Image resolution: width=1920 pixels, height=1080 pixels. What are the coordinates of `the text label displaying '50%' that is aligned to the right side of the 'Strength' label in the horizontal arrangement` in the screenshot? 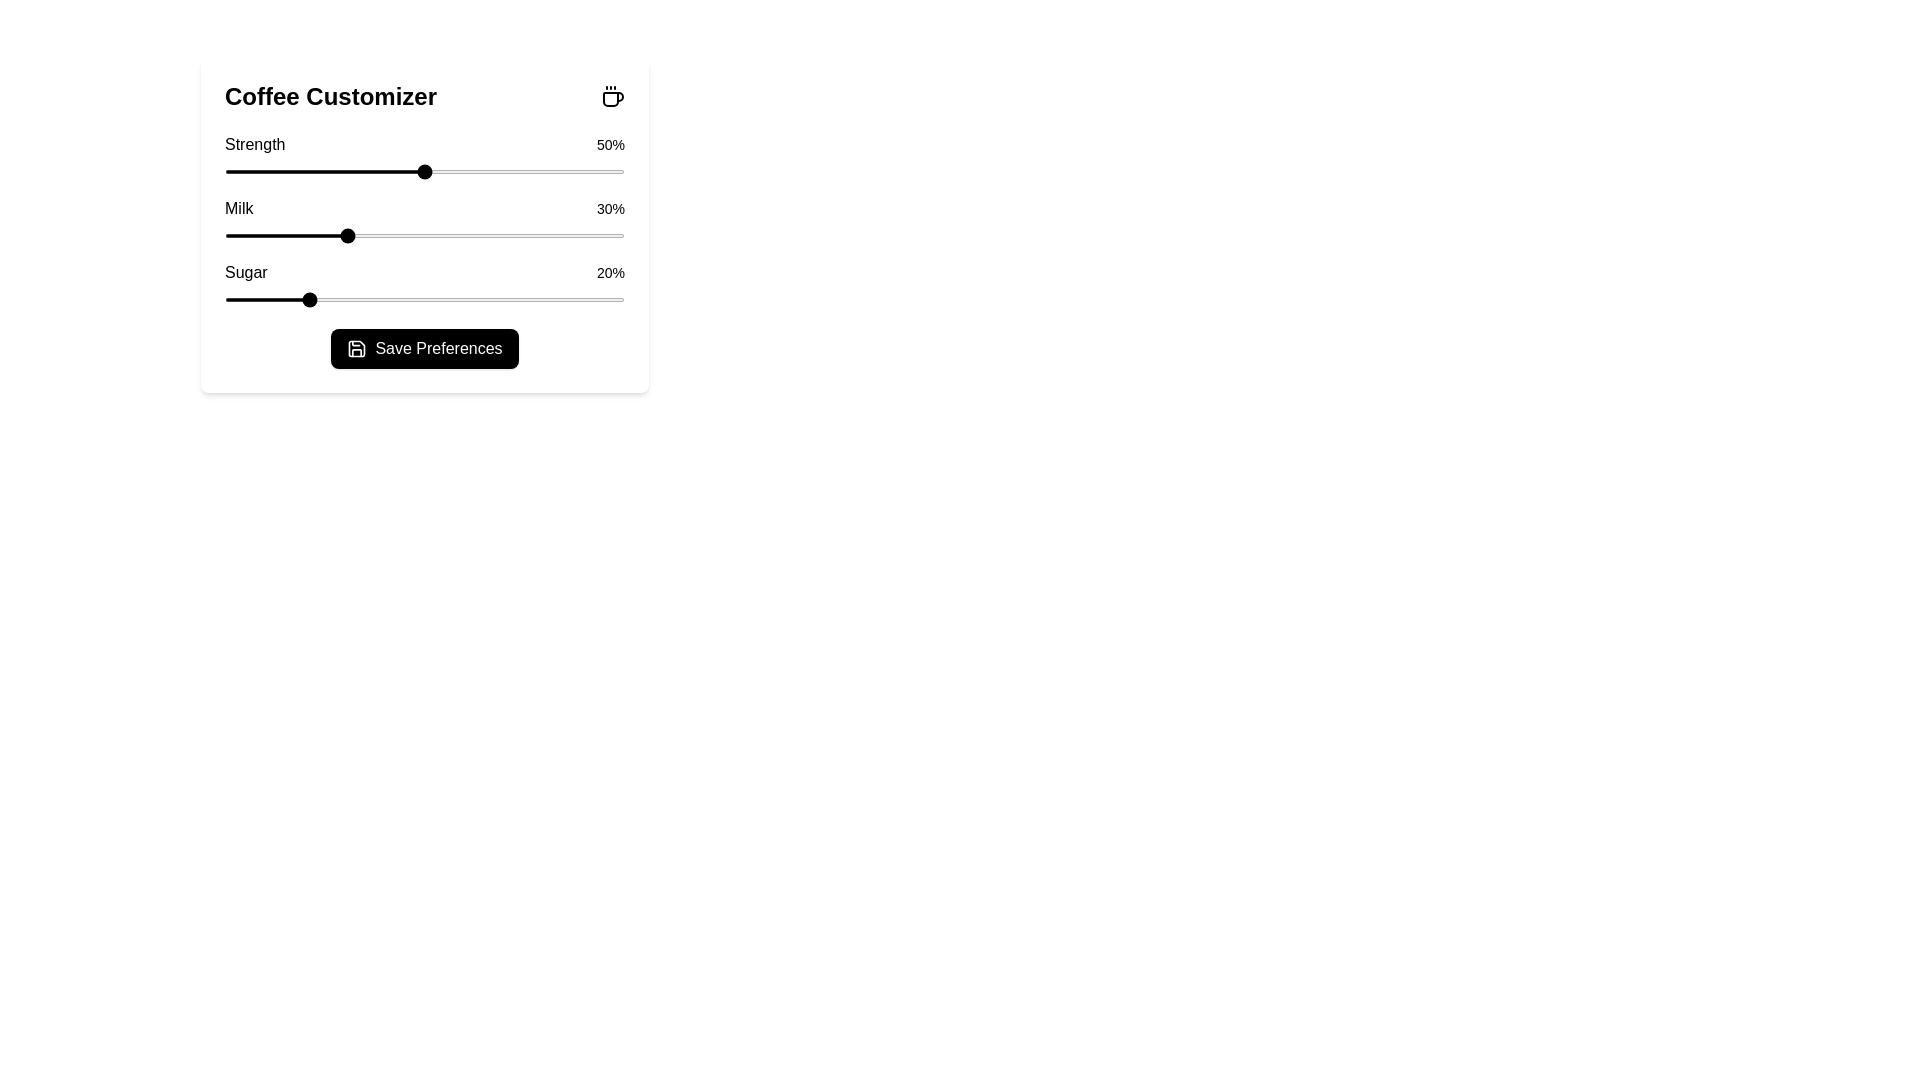 It's located at (609, 144).